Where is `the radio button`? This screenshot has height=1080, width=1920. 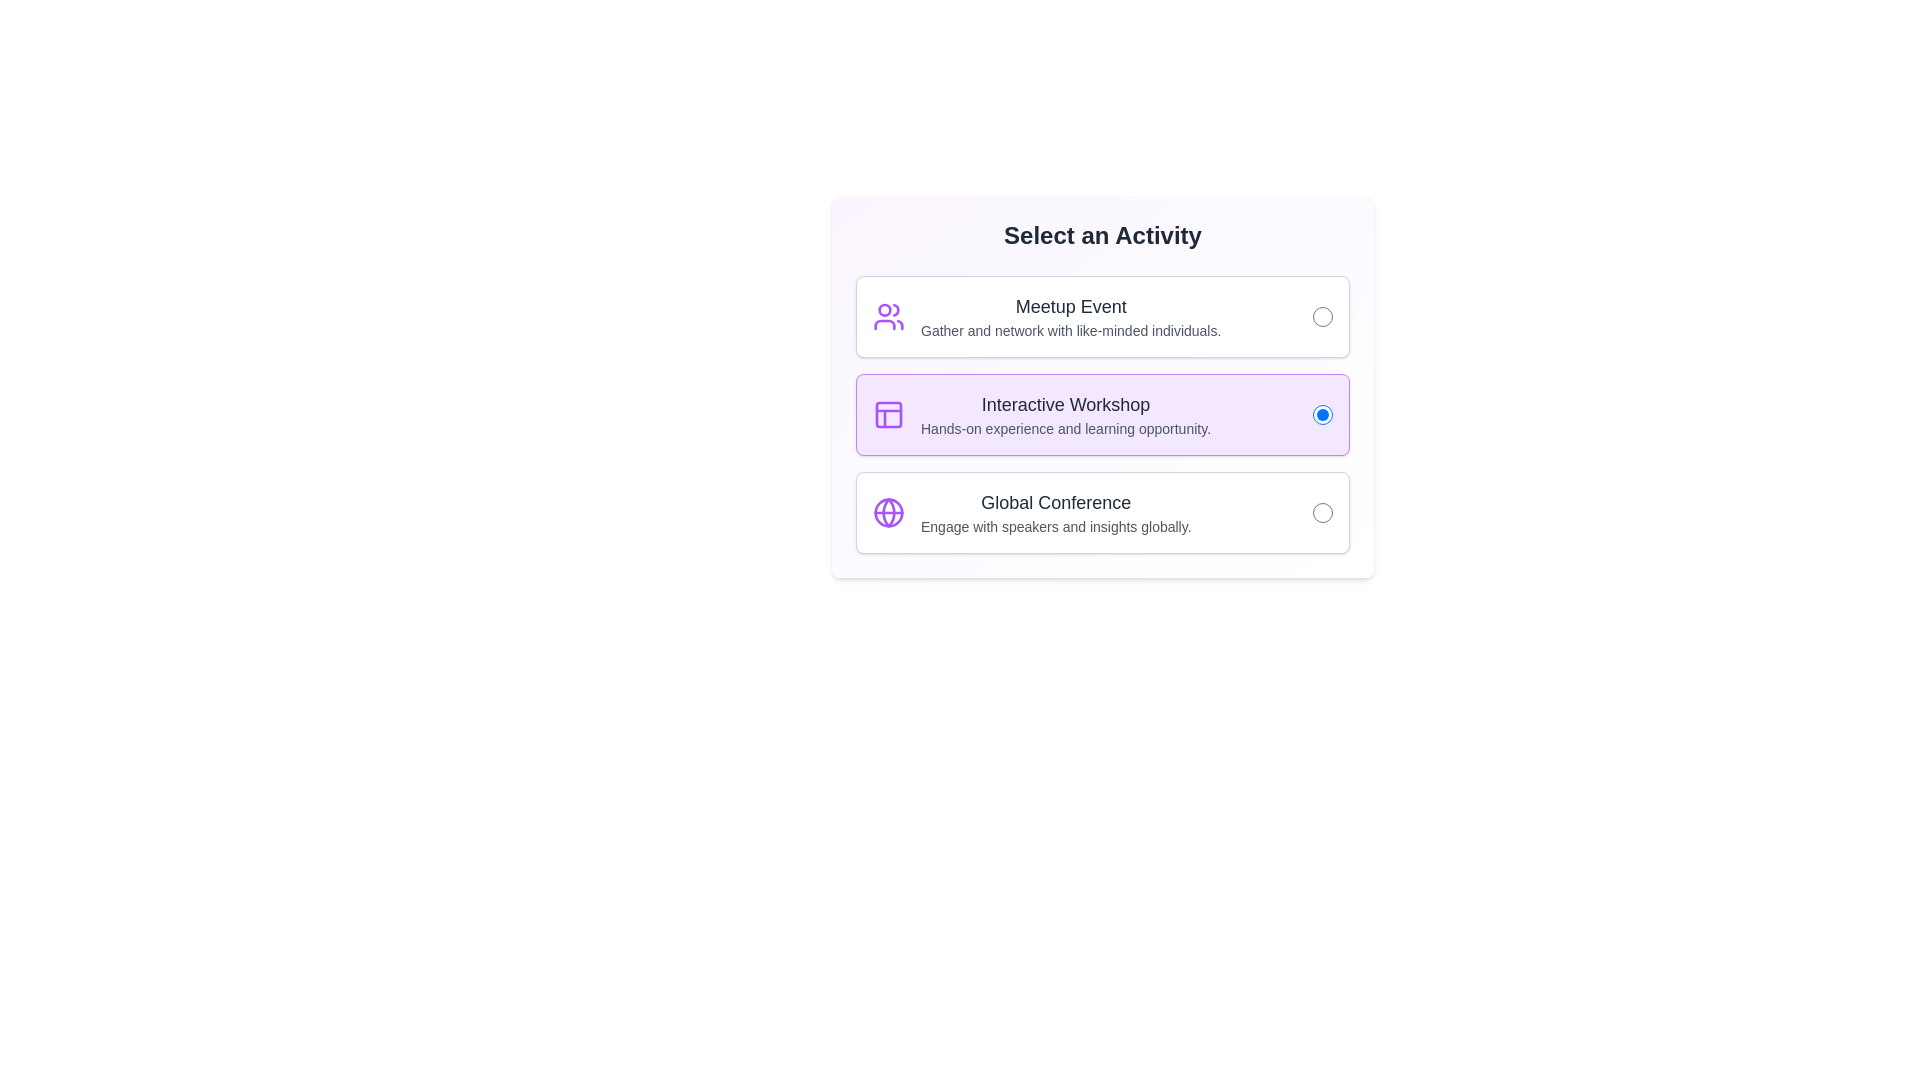 the radio button is located at coordinates (1102, 386).